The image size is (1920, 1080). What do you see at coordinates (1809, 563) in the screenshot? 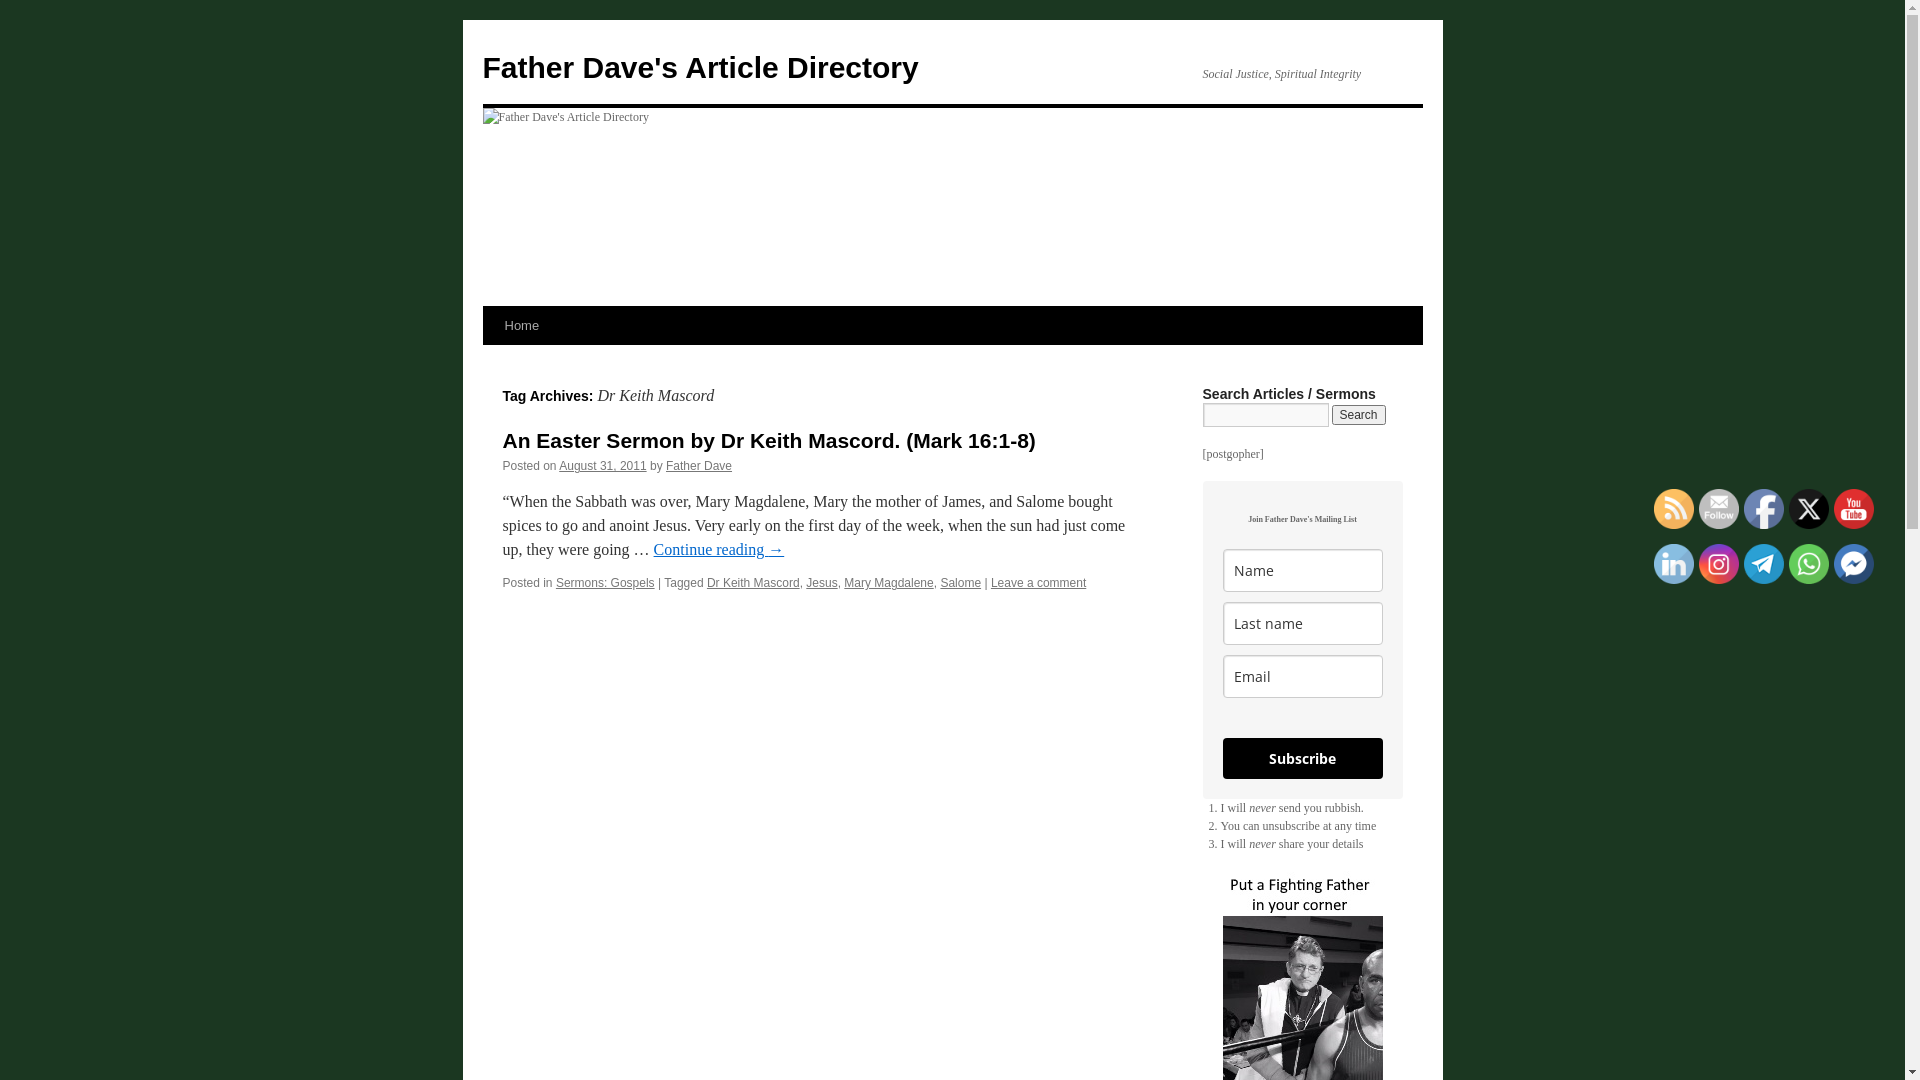
I see `'WhatsApp'` at bounding box center [1809, 563].